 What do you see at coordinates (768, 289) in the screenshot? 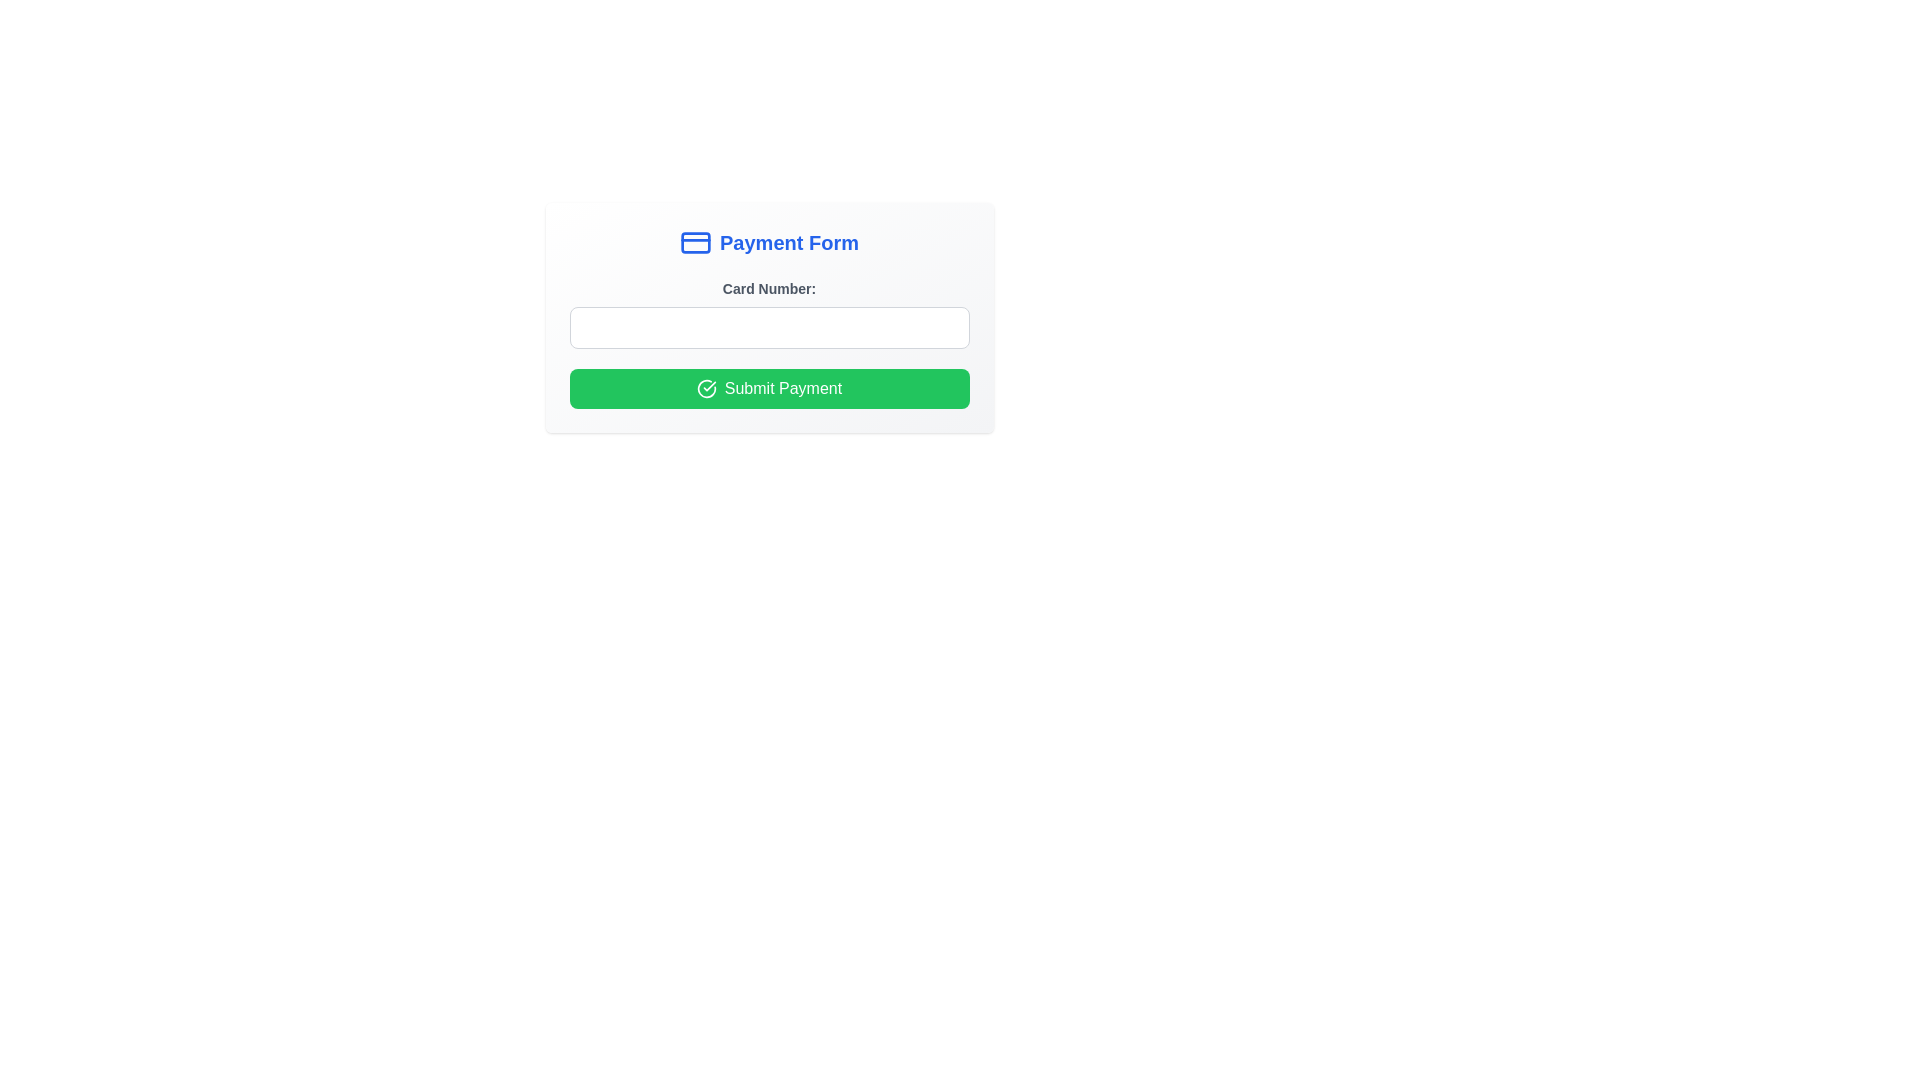
I see `the text label displaying 'Card Number:' in bold gray font, which is located above the text input field` at bounding box center [768, 289].